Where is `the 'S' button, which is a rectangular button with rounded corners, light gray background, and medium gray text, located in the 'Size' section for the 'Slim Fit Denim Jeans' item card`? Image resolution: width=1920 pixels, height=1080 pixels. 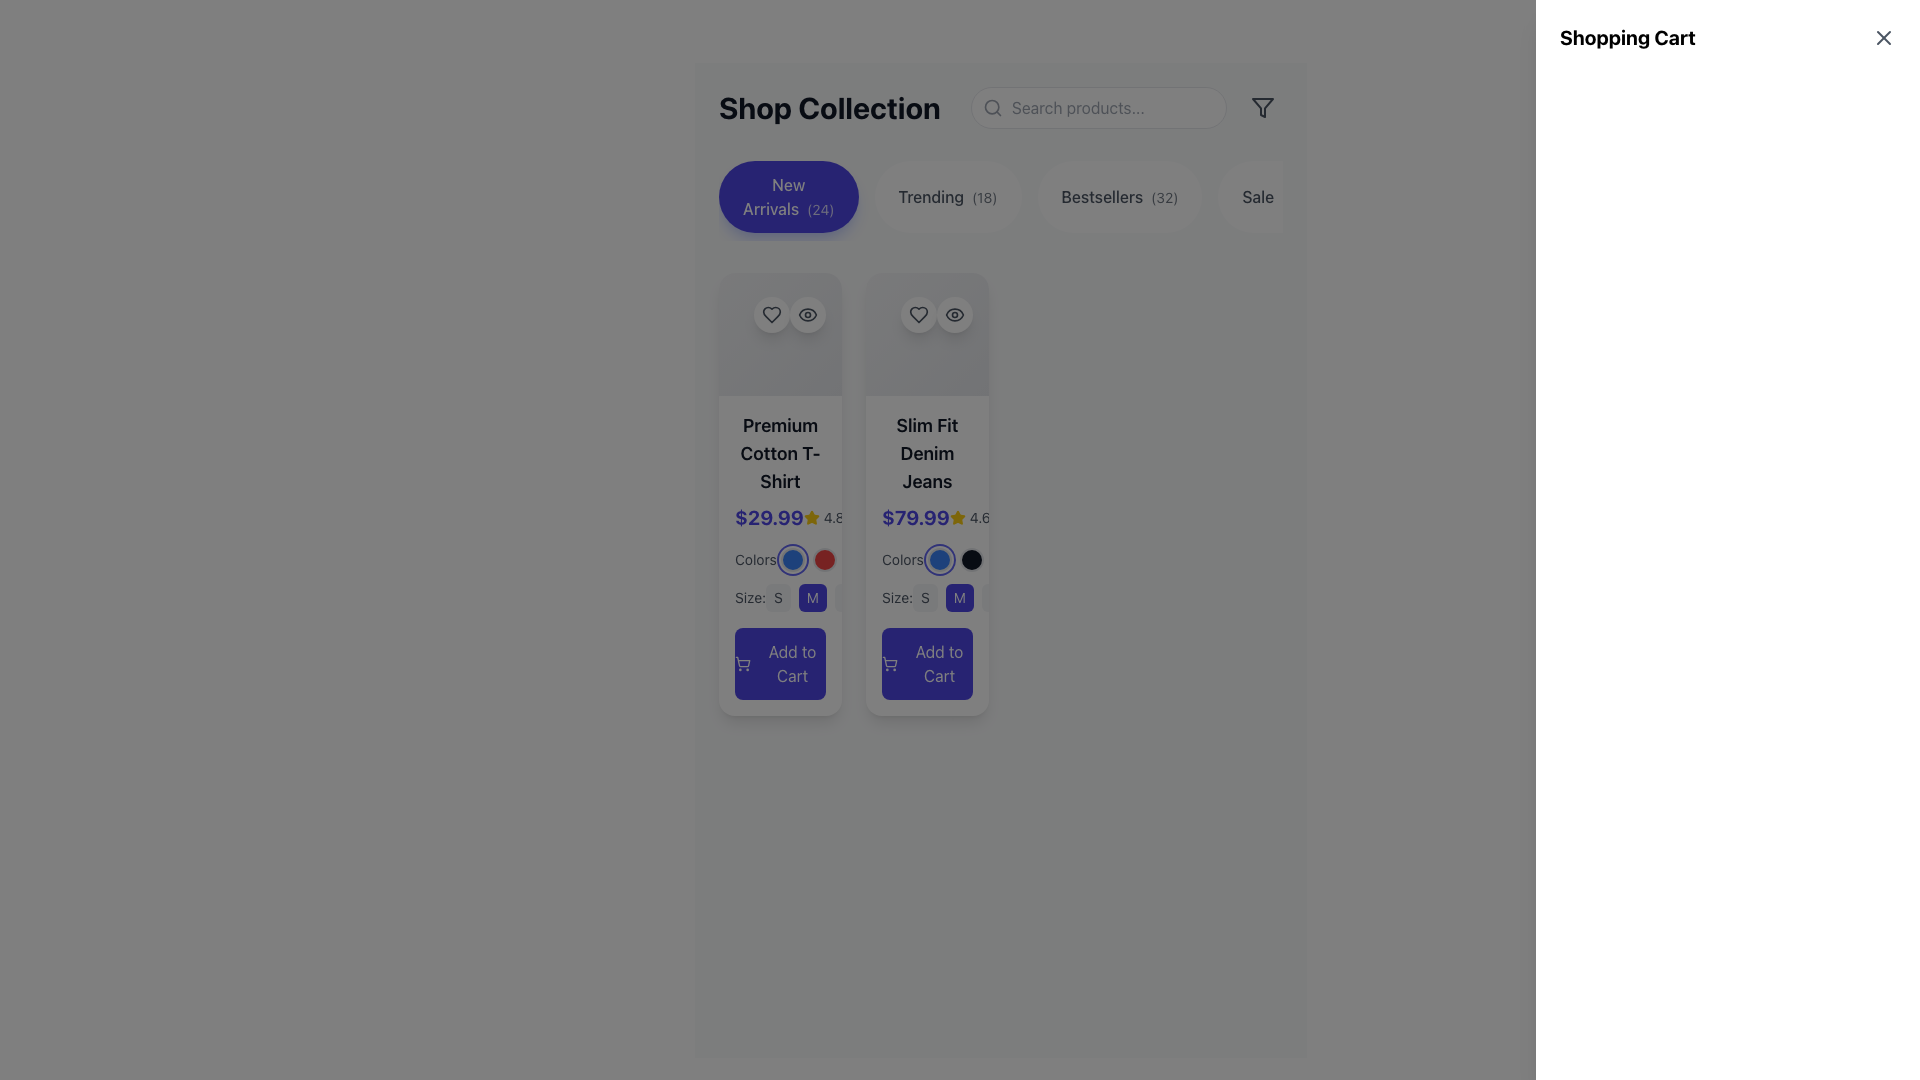
the 'S' button, which is a rectangular button with rounded corners, light gray background, and medium gray text, located in the 'Size' section for the 'Slim Fit Denim Jeans' item card is located at coordinates (924, 596).